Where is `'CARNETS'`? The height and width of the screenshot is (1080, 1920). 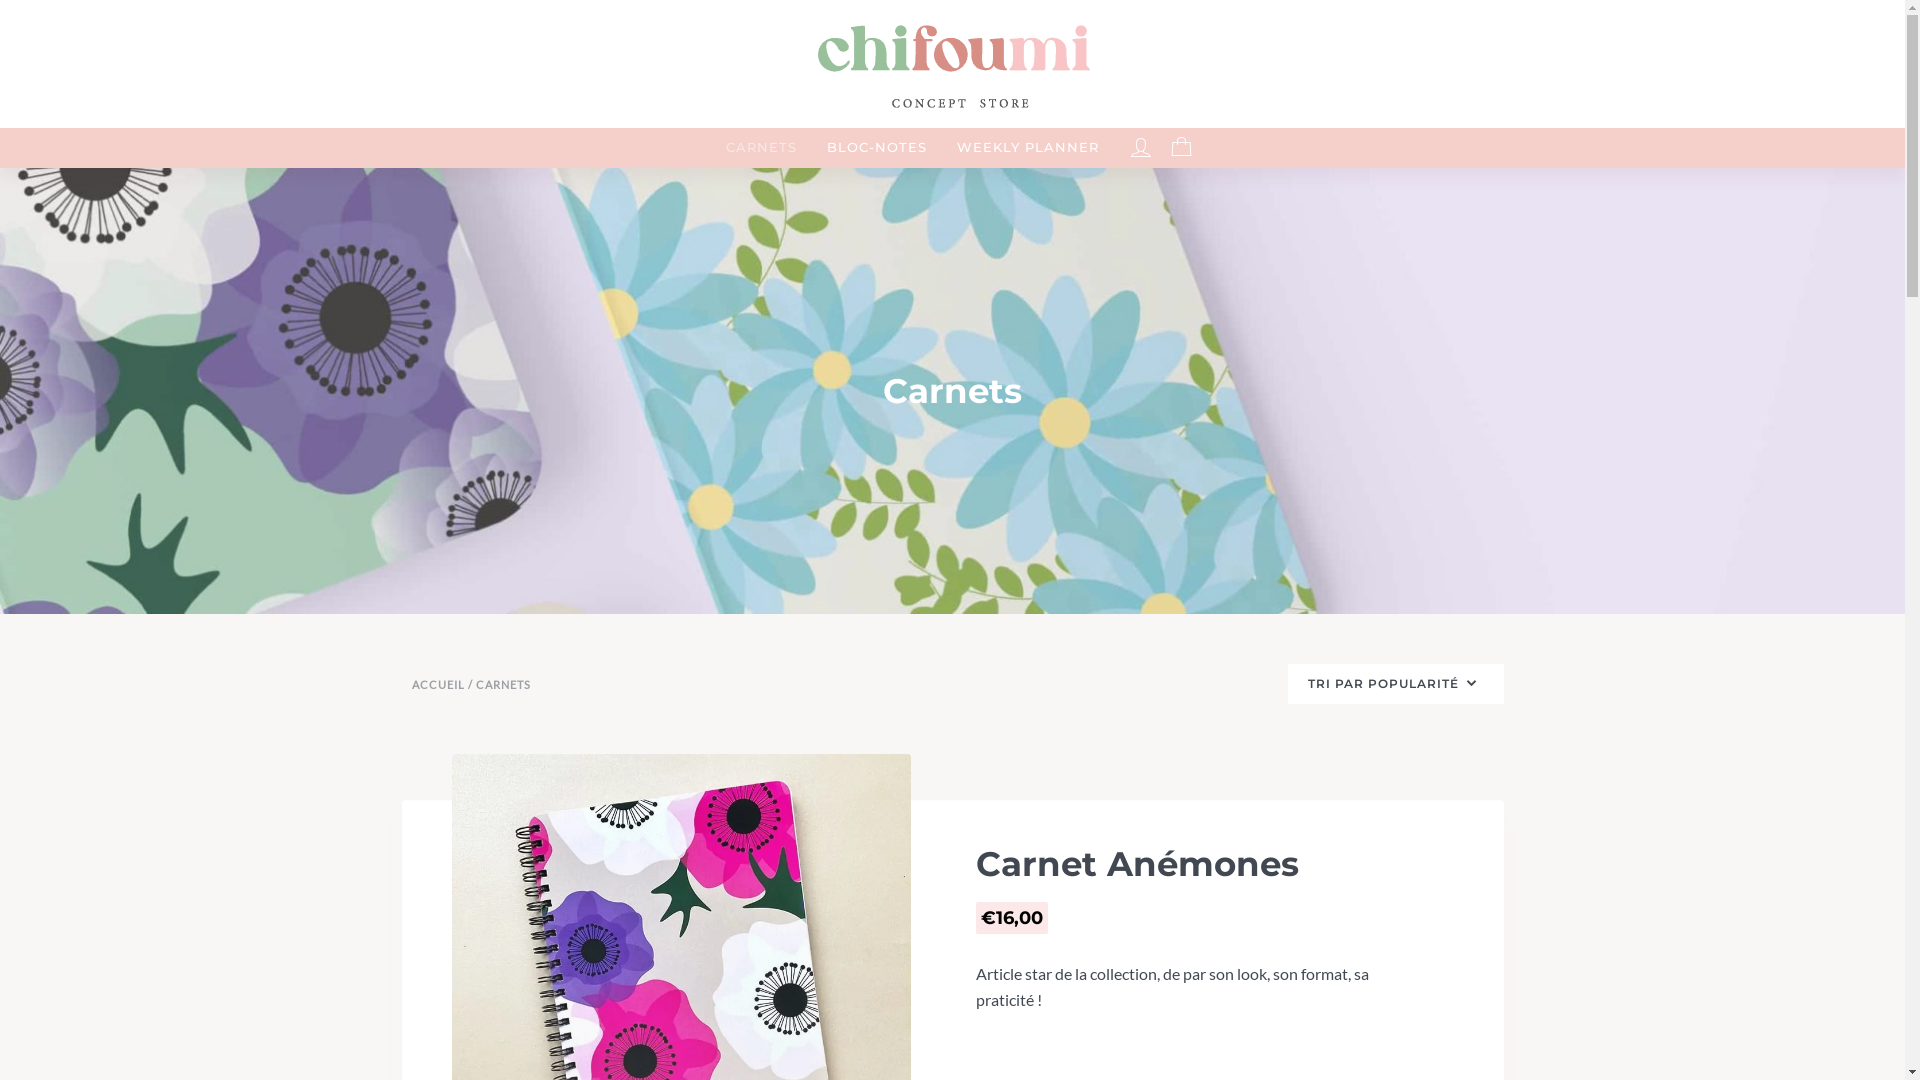
'CARNETS' is located at coordinates (760, 146).